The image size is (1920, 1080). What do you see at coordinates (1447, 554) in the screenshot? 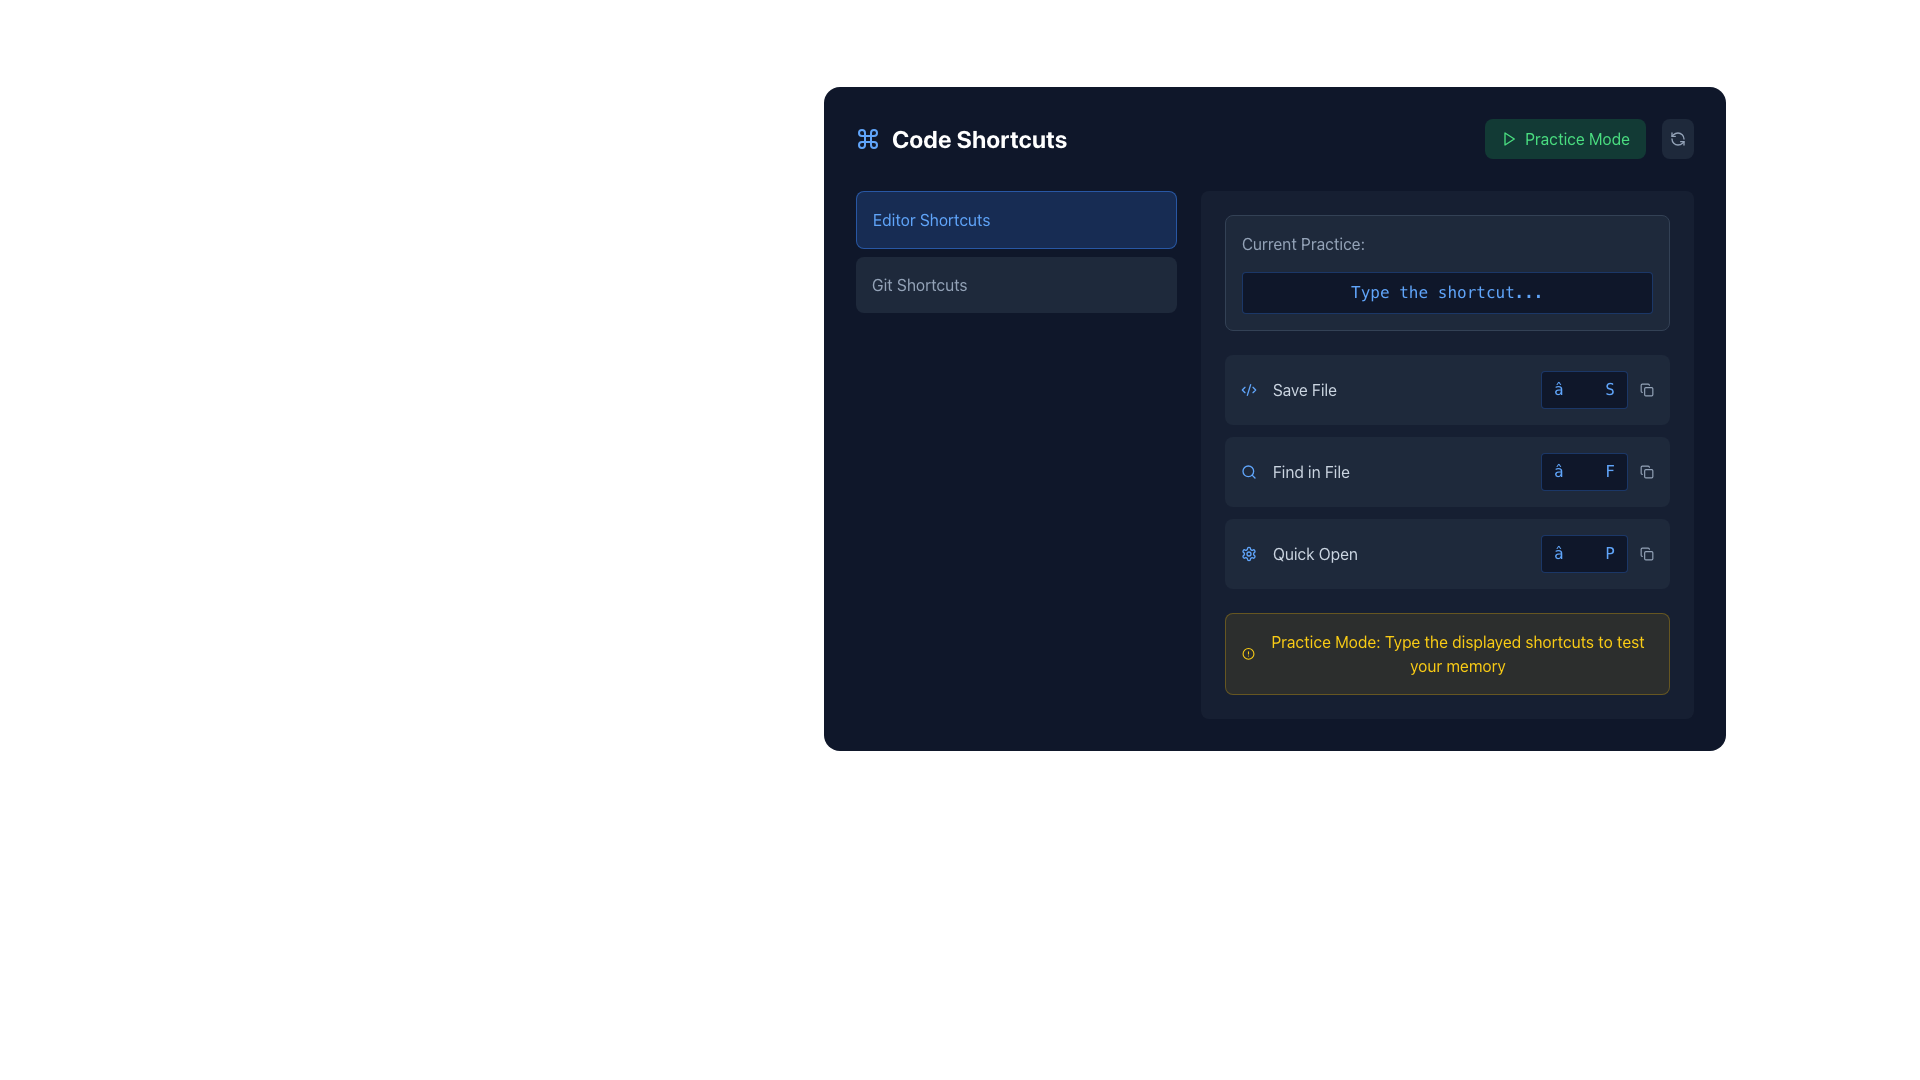
I see `the 'Quick Open' button located within the 'Code Shortcuts' section` at bounding box center [1447, 554].